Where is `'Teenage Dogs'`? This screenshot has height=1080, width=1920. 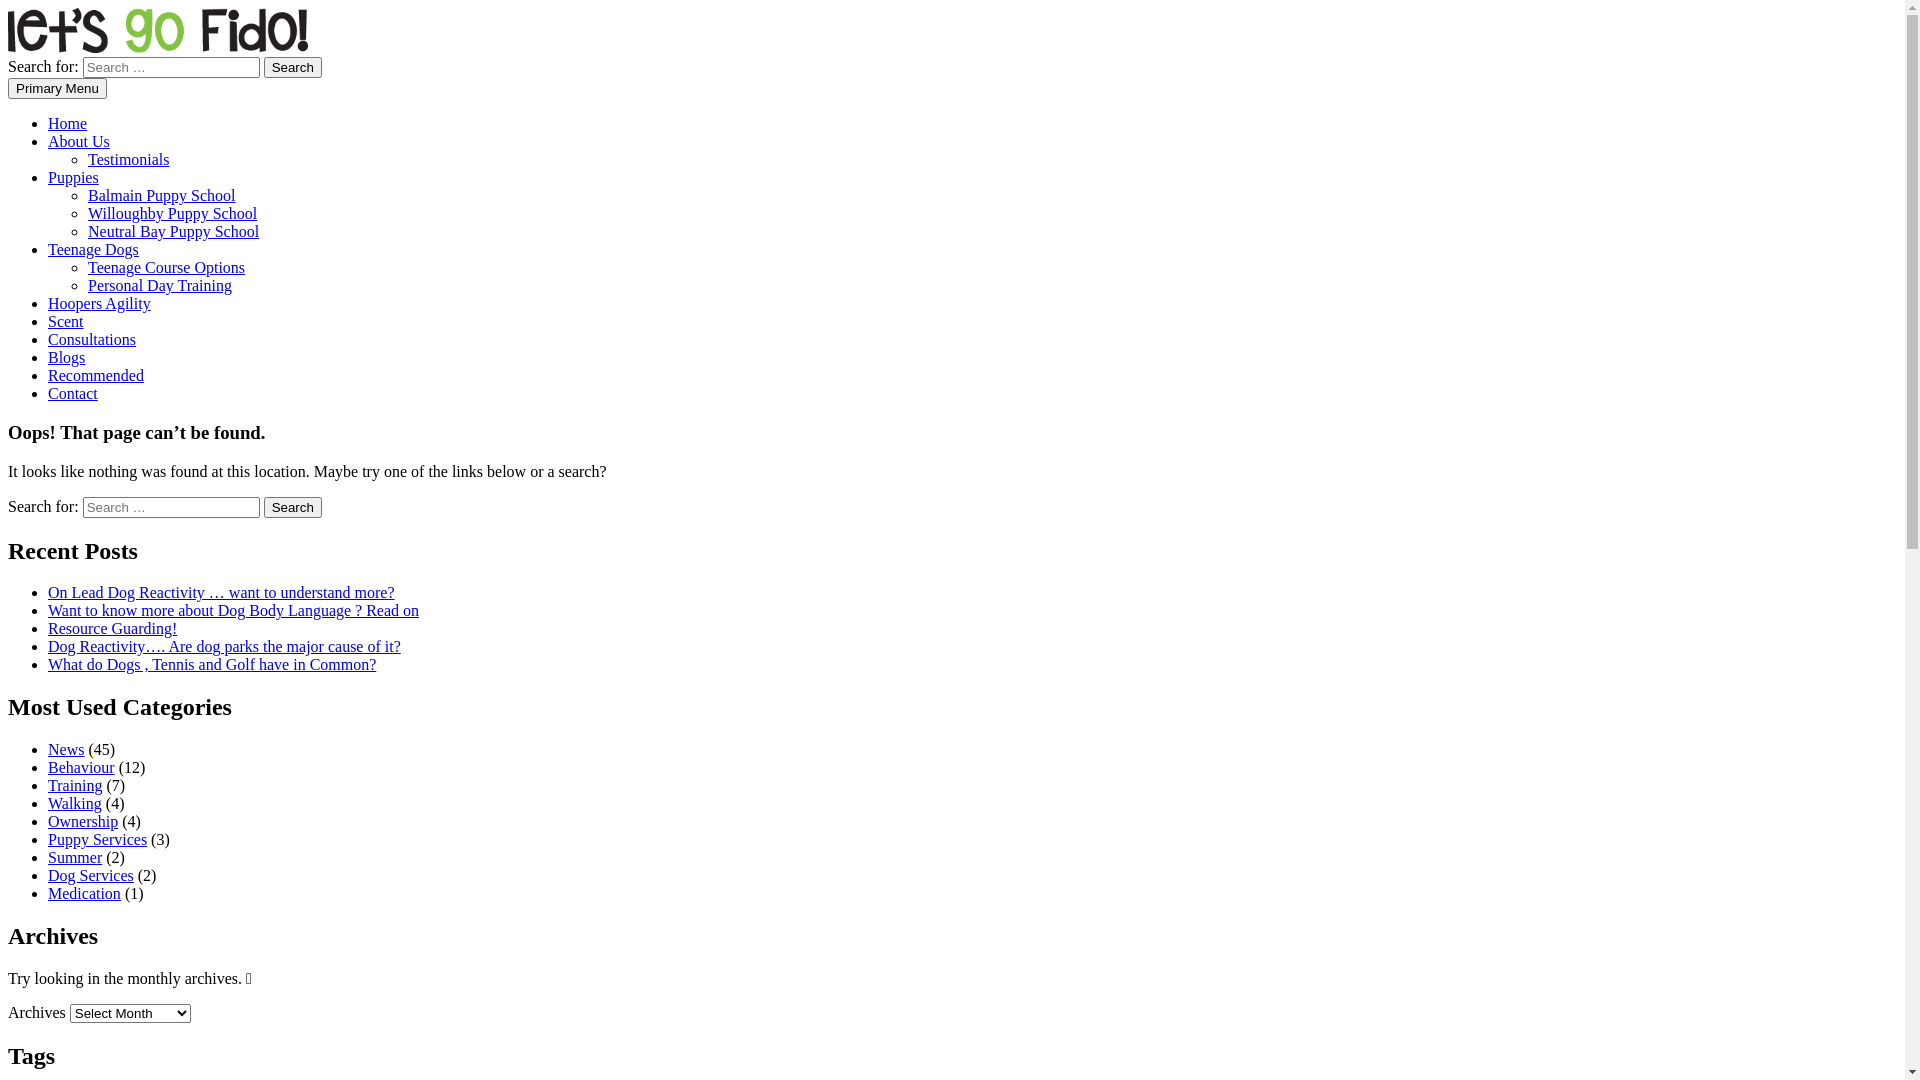 'Teenage Dogs' is located at coordinates (92, 248).